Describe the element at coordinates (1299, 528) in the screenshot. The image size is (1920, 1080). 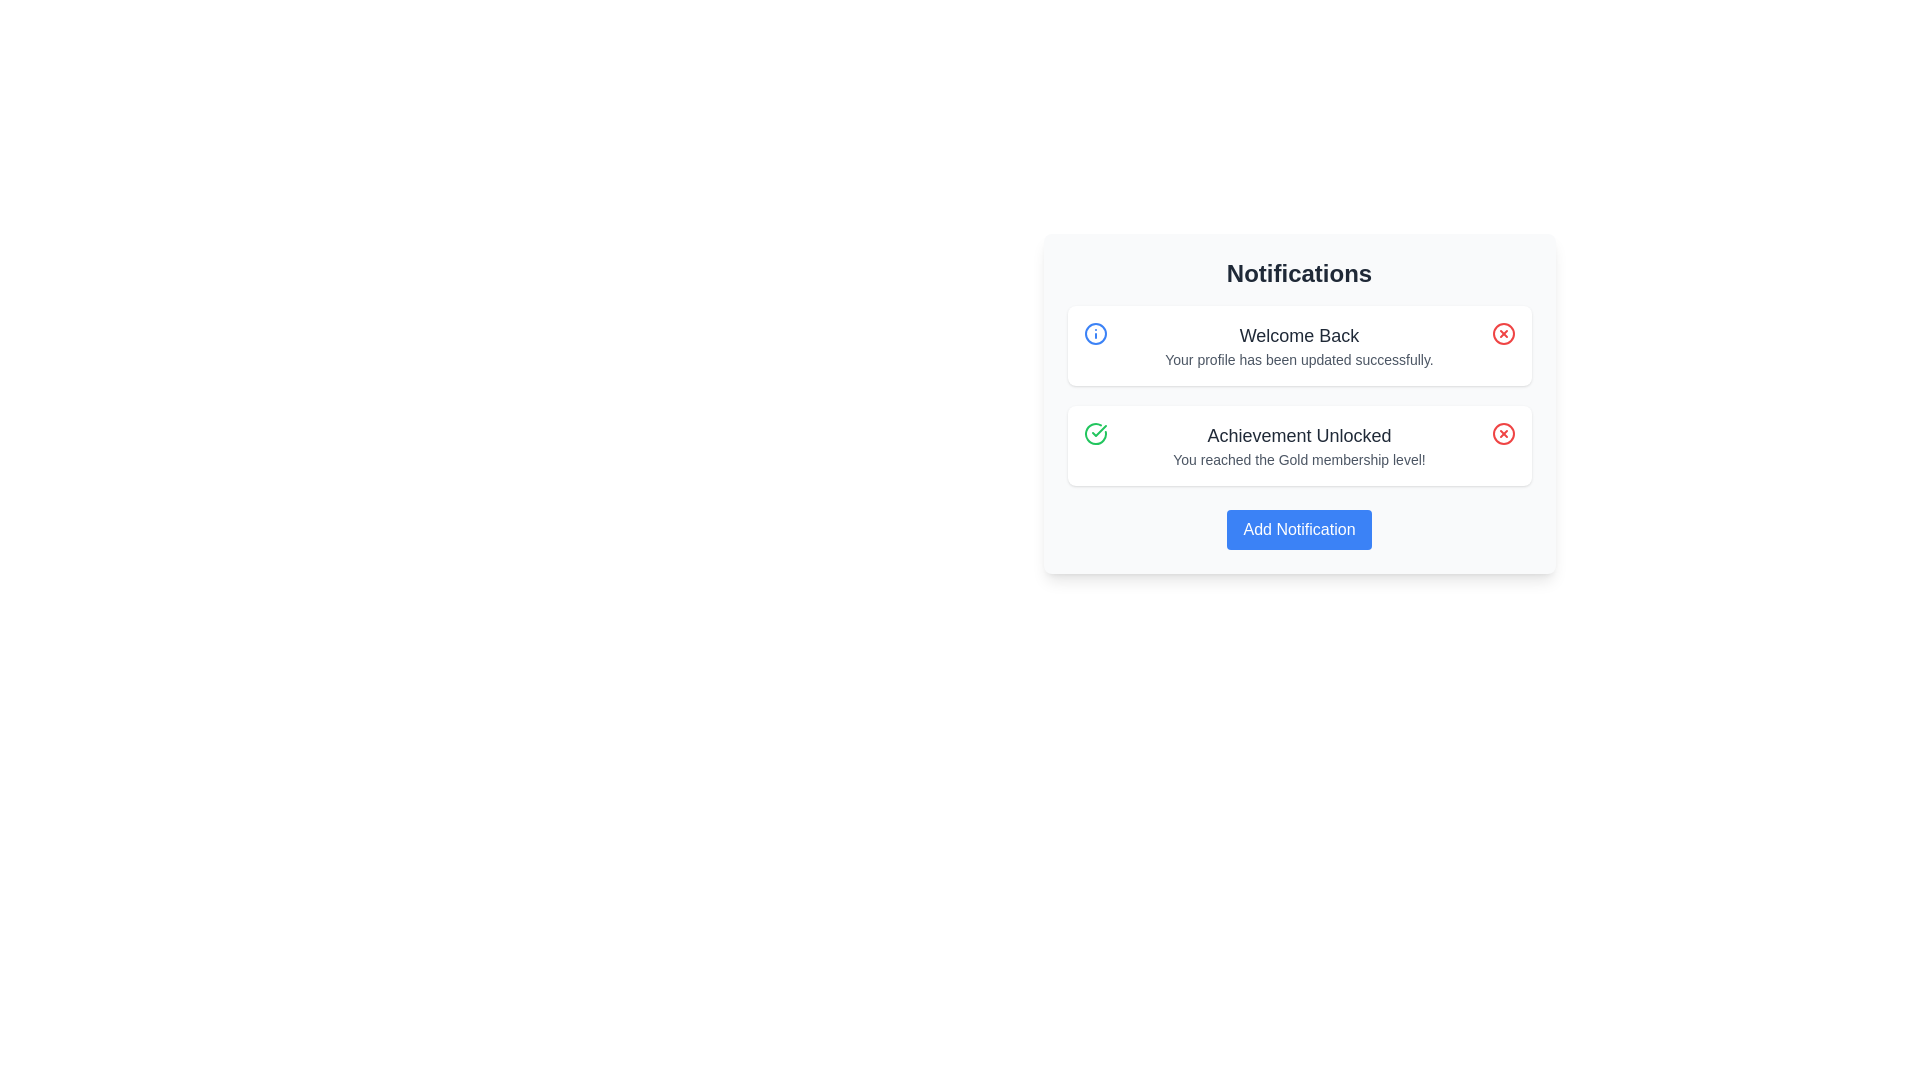
I see `the button located at the bottom of the 'Notifications' card` at that location.